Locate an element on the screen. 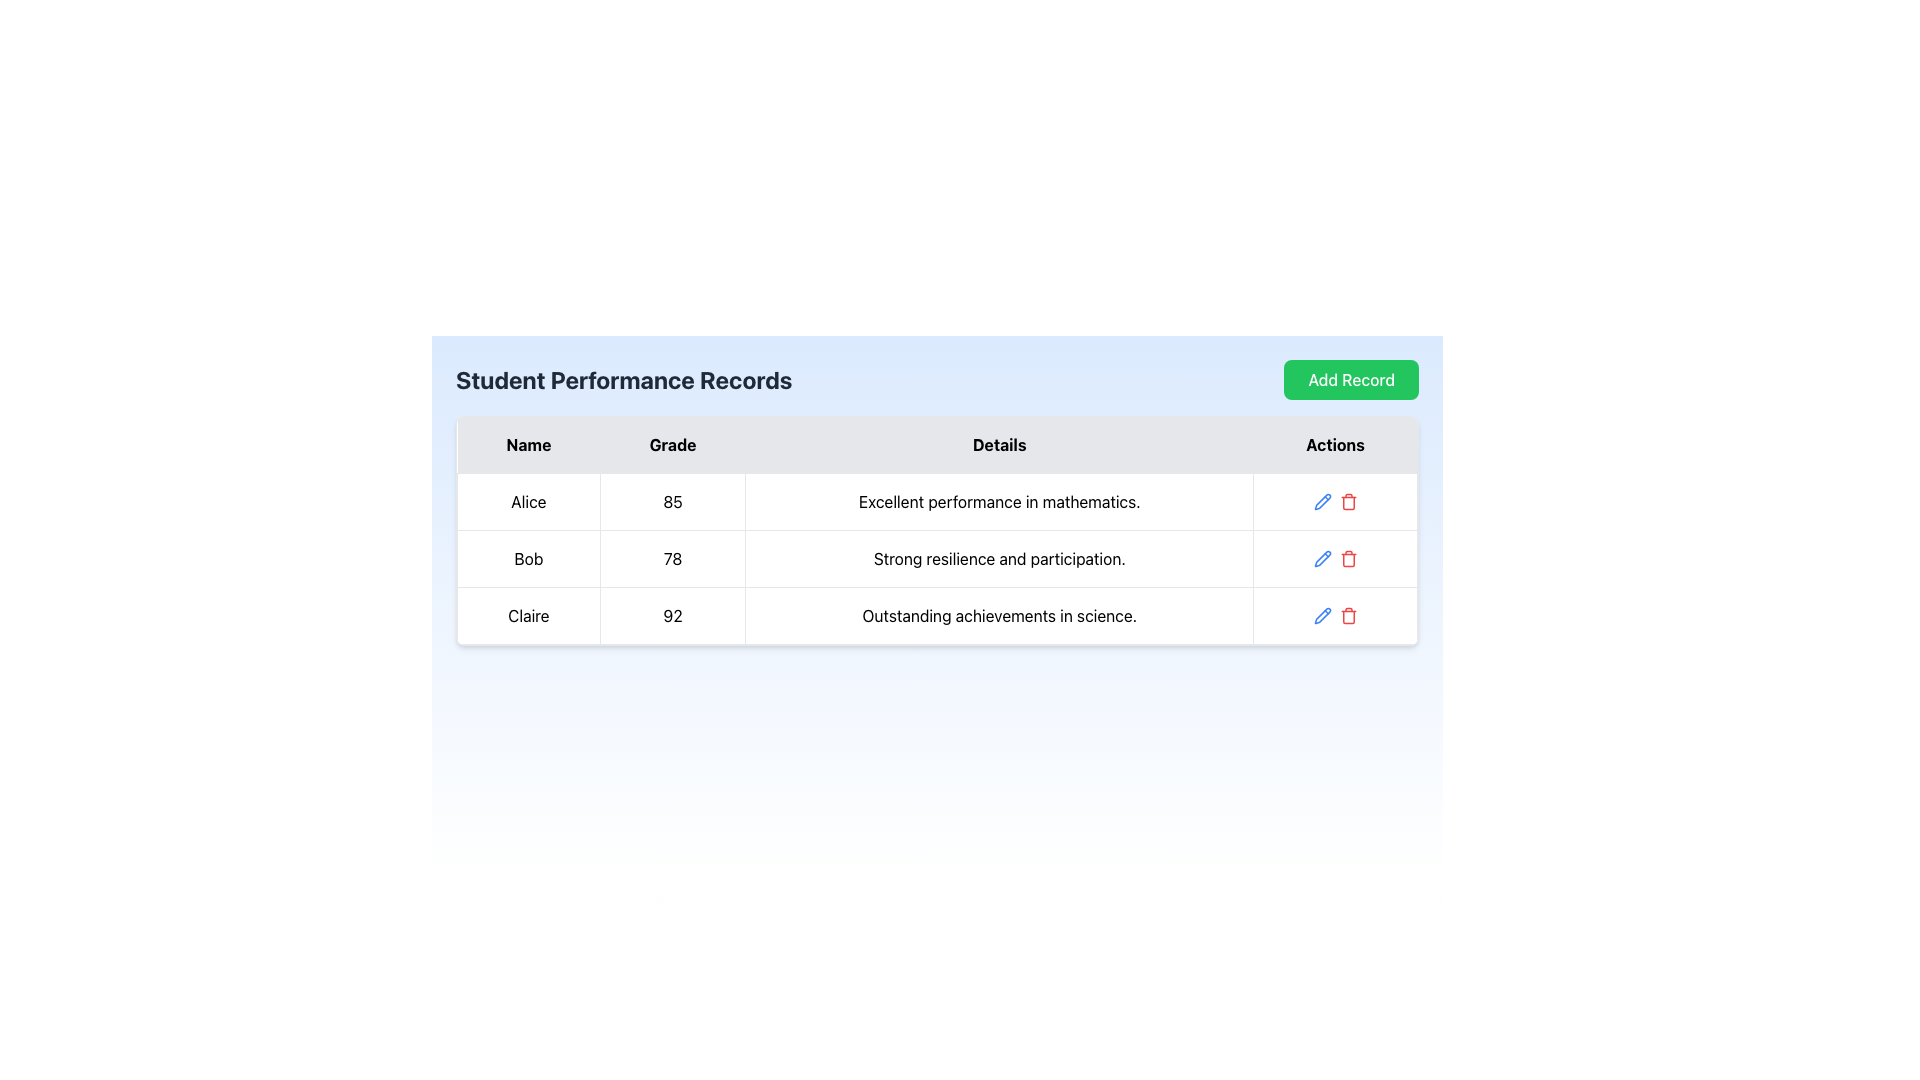 The image size is (1920, 1080). the static text displaying 'Excellent performance in mathematics.' located in the 'Details' column of the table, corresponding to 'Alice' with a grade of '85.' is located at coordinates (999, 500).